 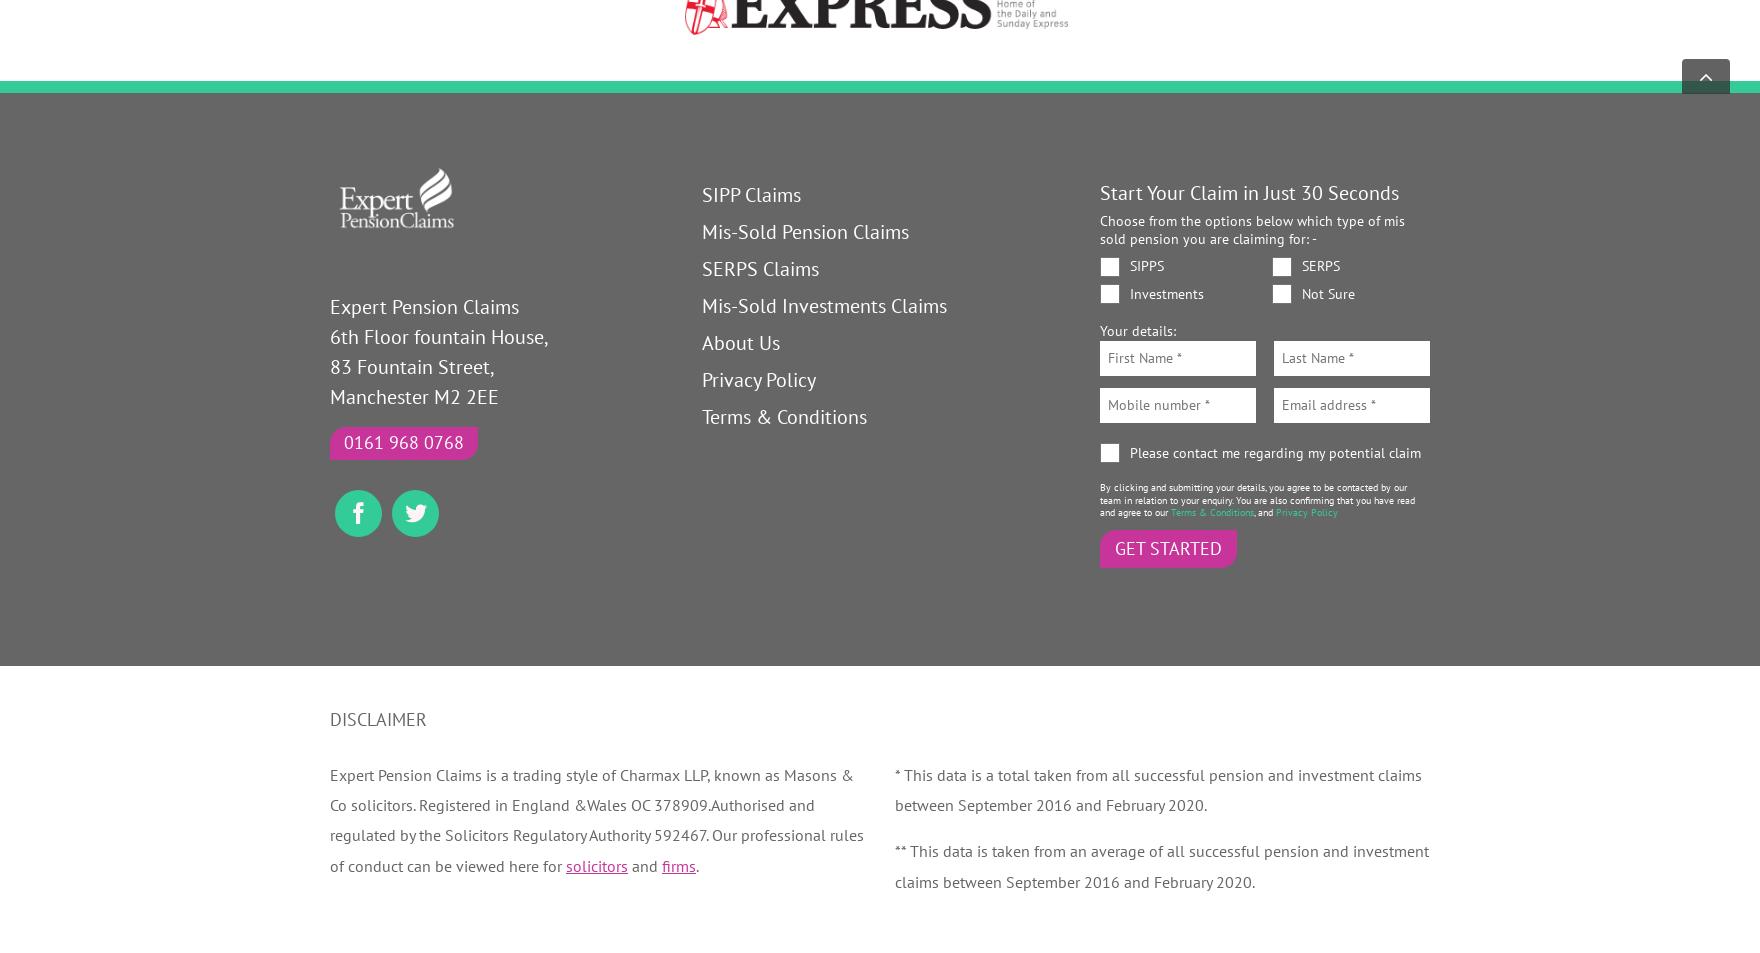 I want to click on 'Your details:', so click(x=1137, y=329).